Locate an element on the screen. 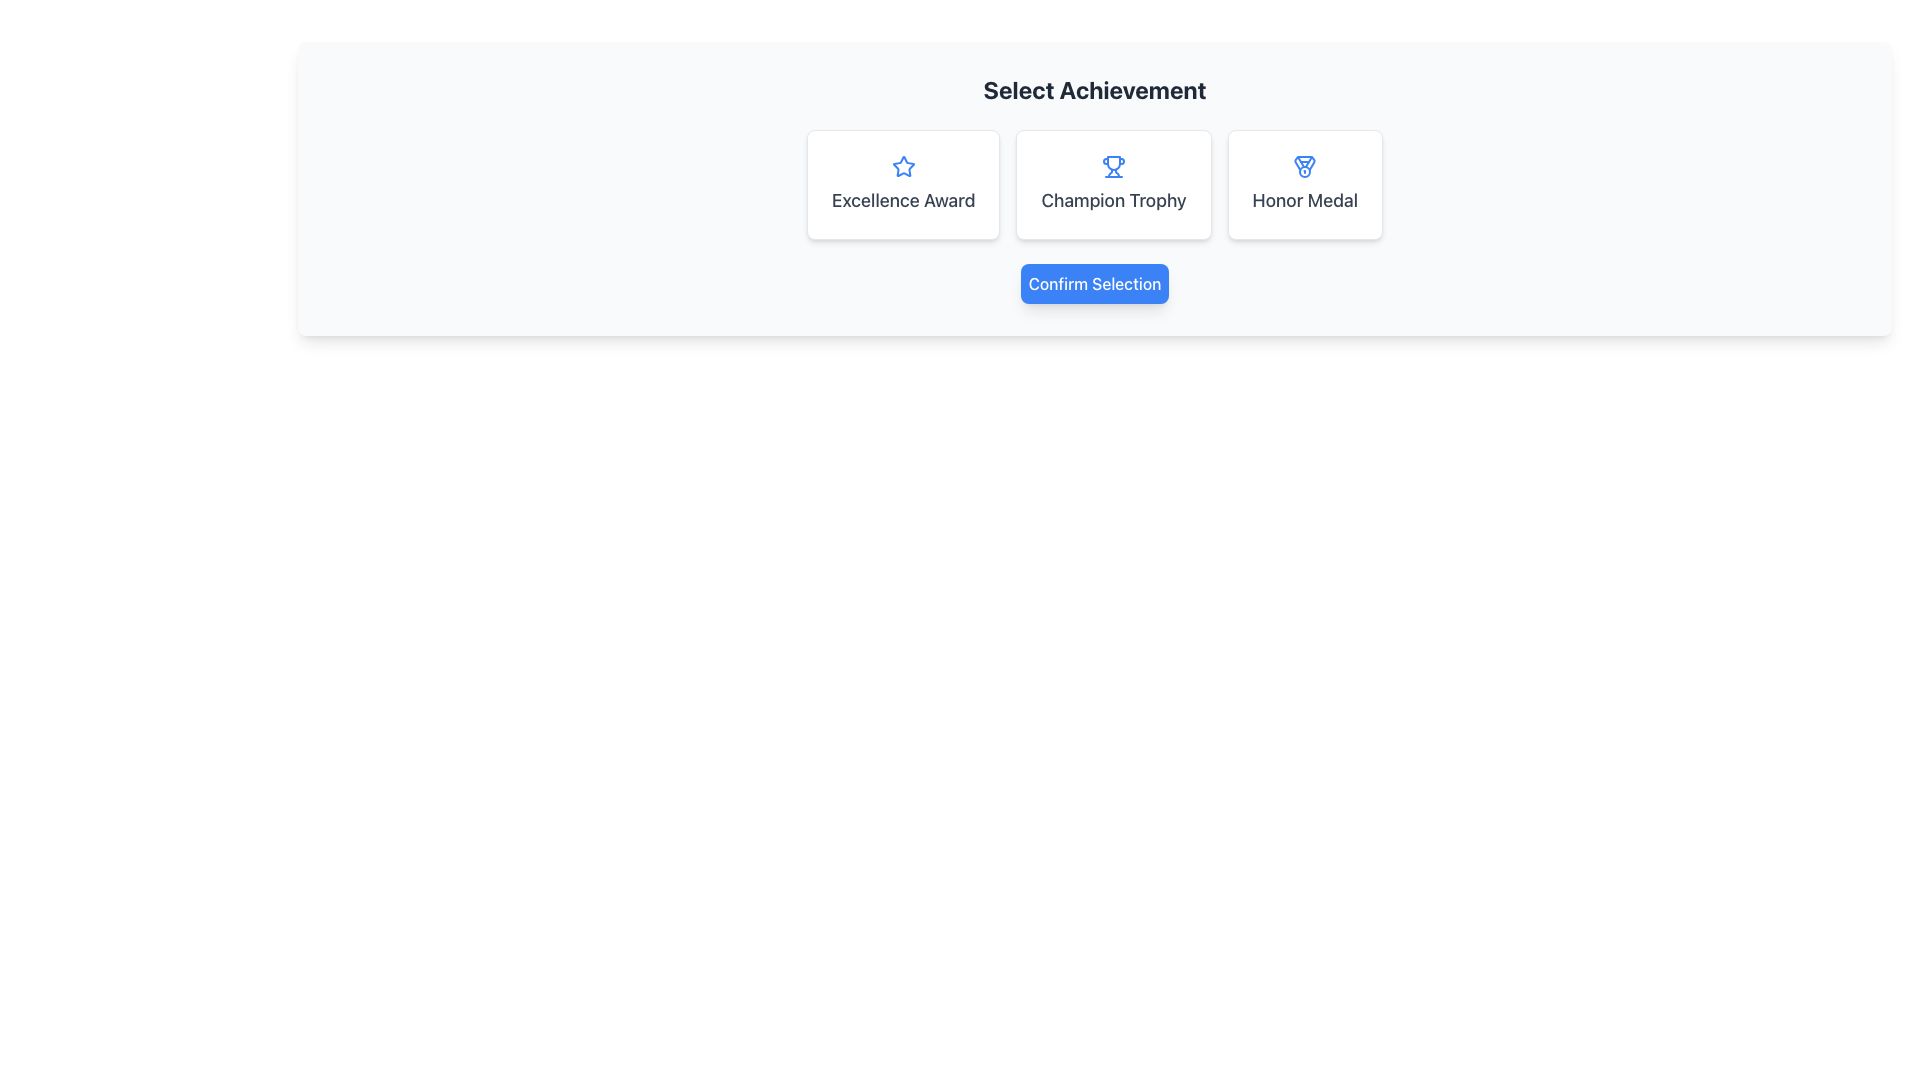 The width and height of the screenshot is (1920, 1080). the 'Honor Medal' icon in the achievement selection interface, which is the third option among three horizontally aligned options is located at coordinates (1305, 165).